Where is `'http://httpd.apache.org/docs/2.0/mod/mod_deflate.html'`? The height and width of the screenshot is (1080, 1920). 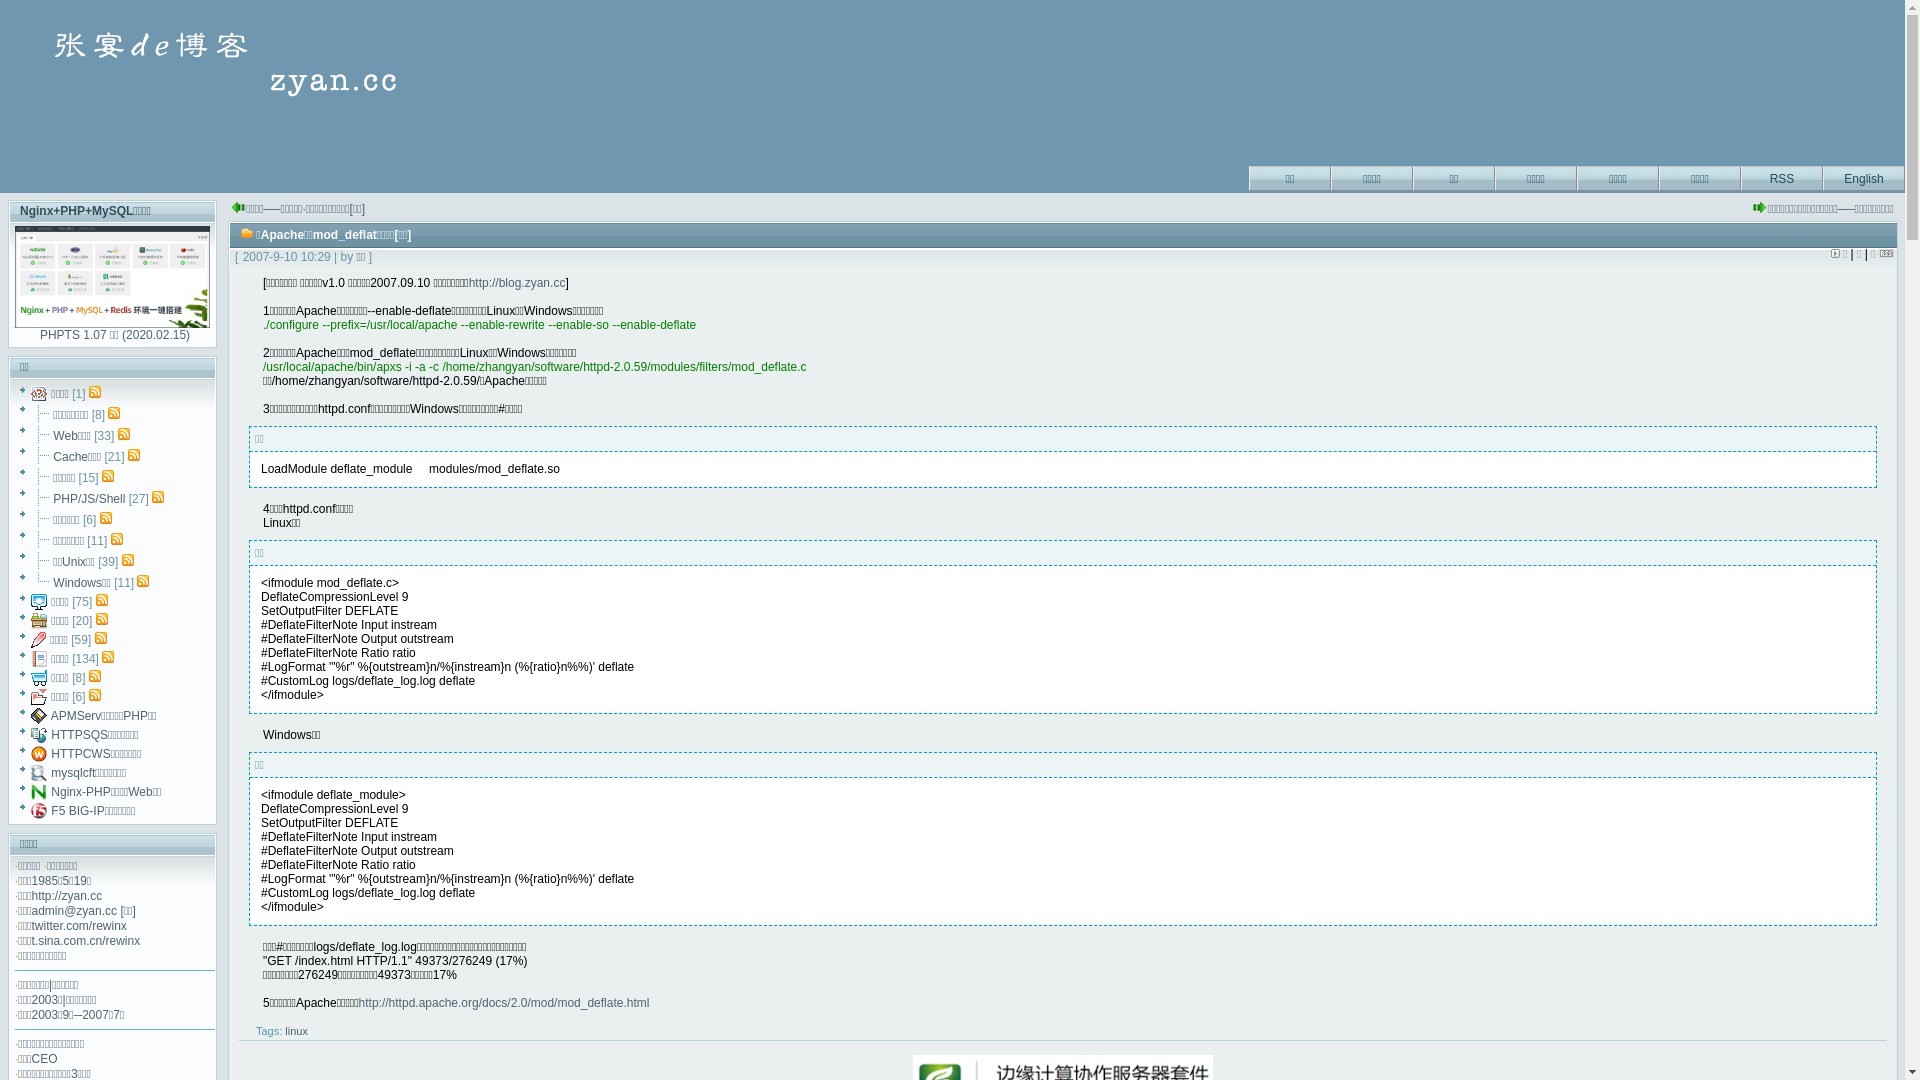 'http://httpd.apache.org/docs/2.0/mod/mod_deflate.html' is located at coordinates (504, 1002).